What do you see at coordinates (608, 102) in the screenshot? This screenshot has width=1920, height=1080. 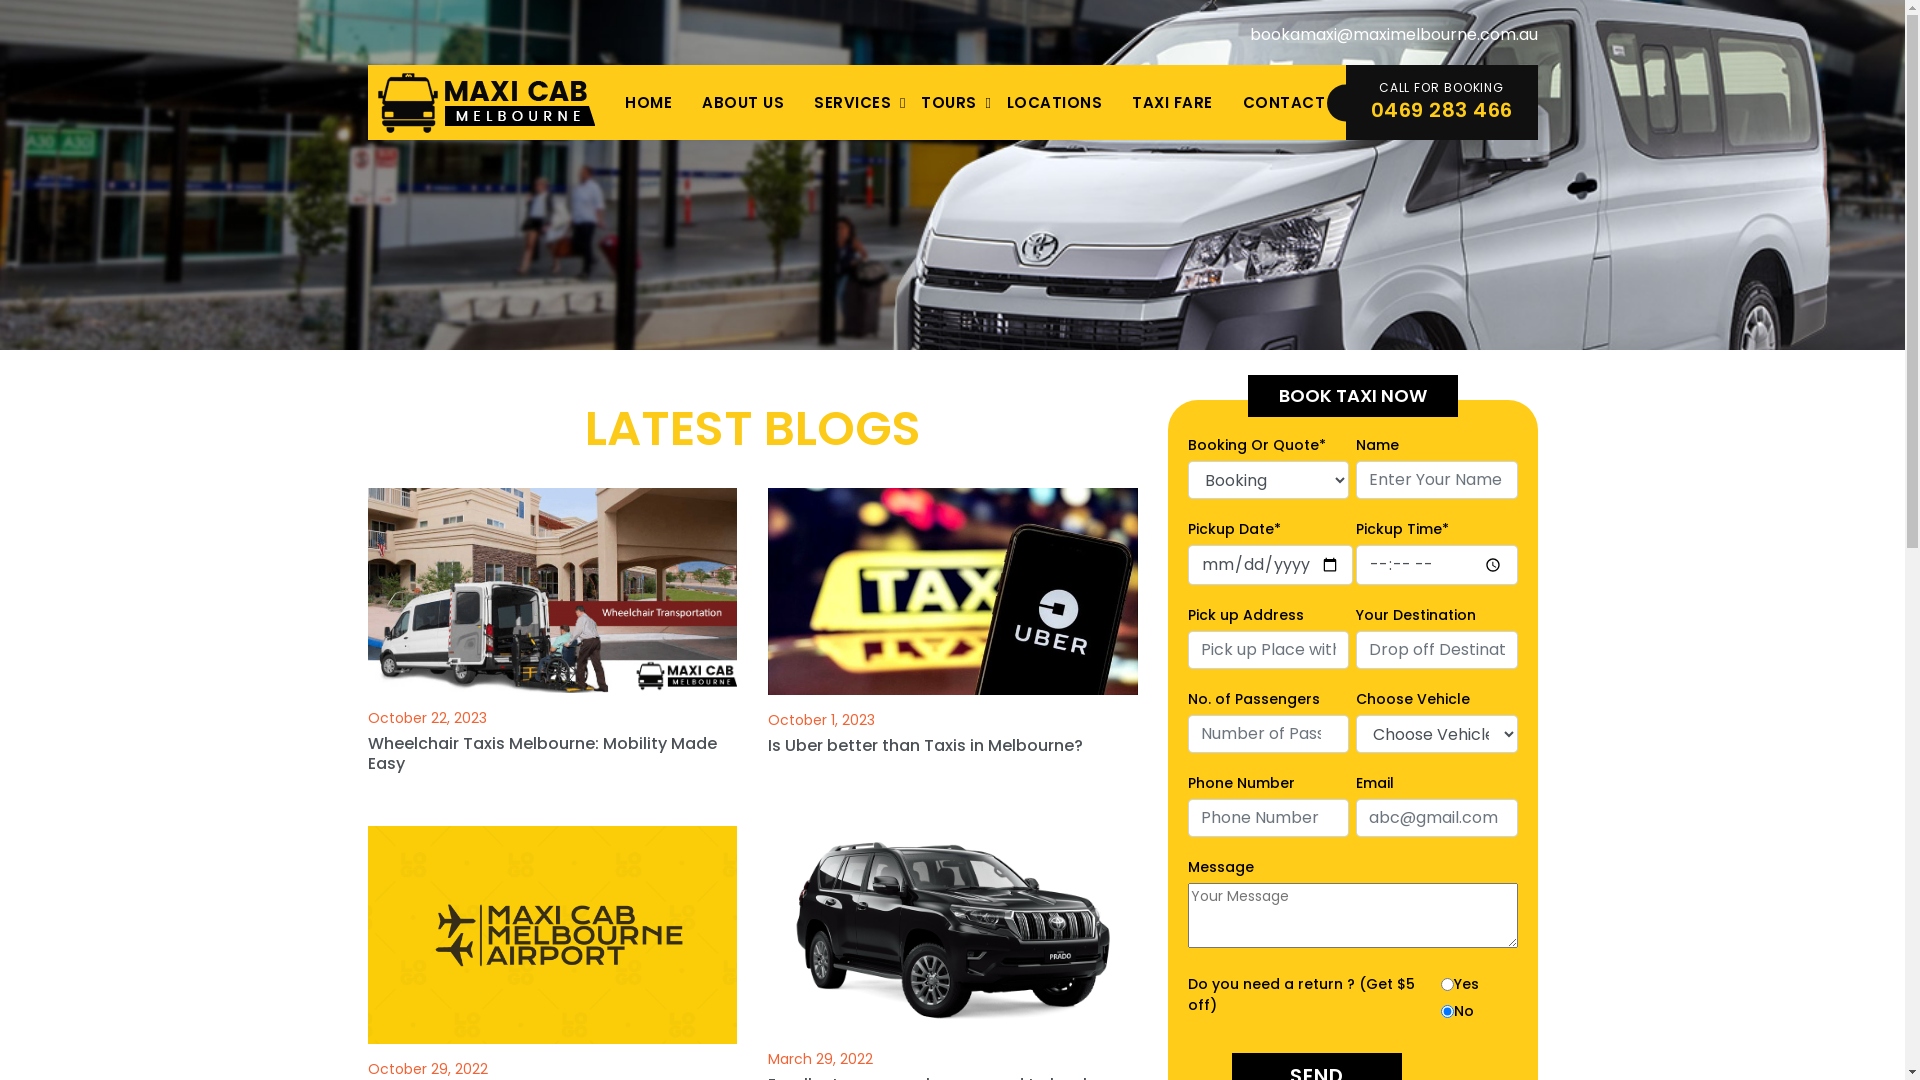 I see `'HOME'` at bounding box center [608, 102].